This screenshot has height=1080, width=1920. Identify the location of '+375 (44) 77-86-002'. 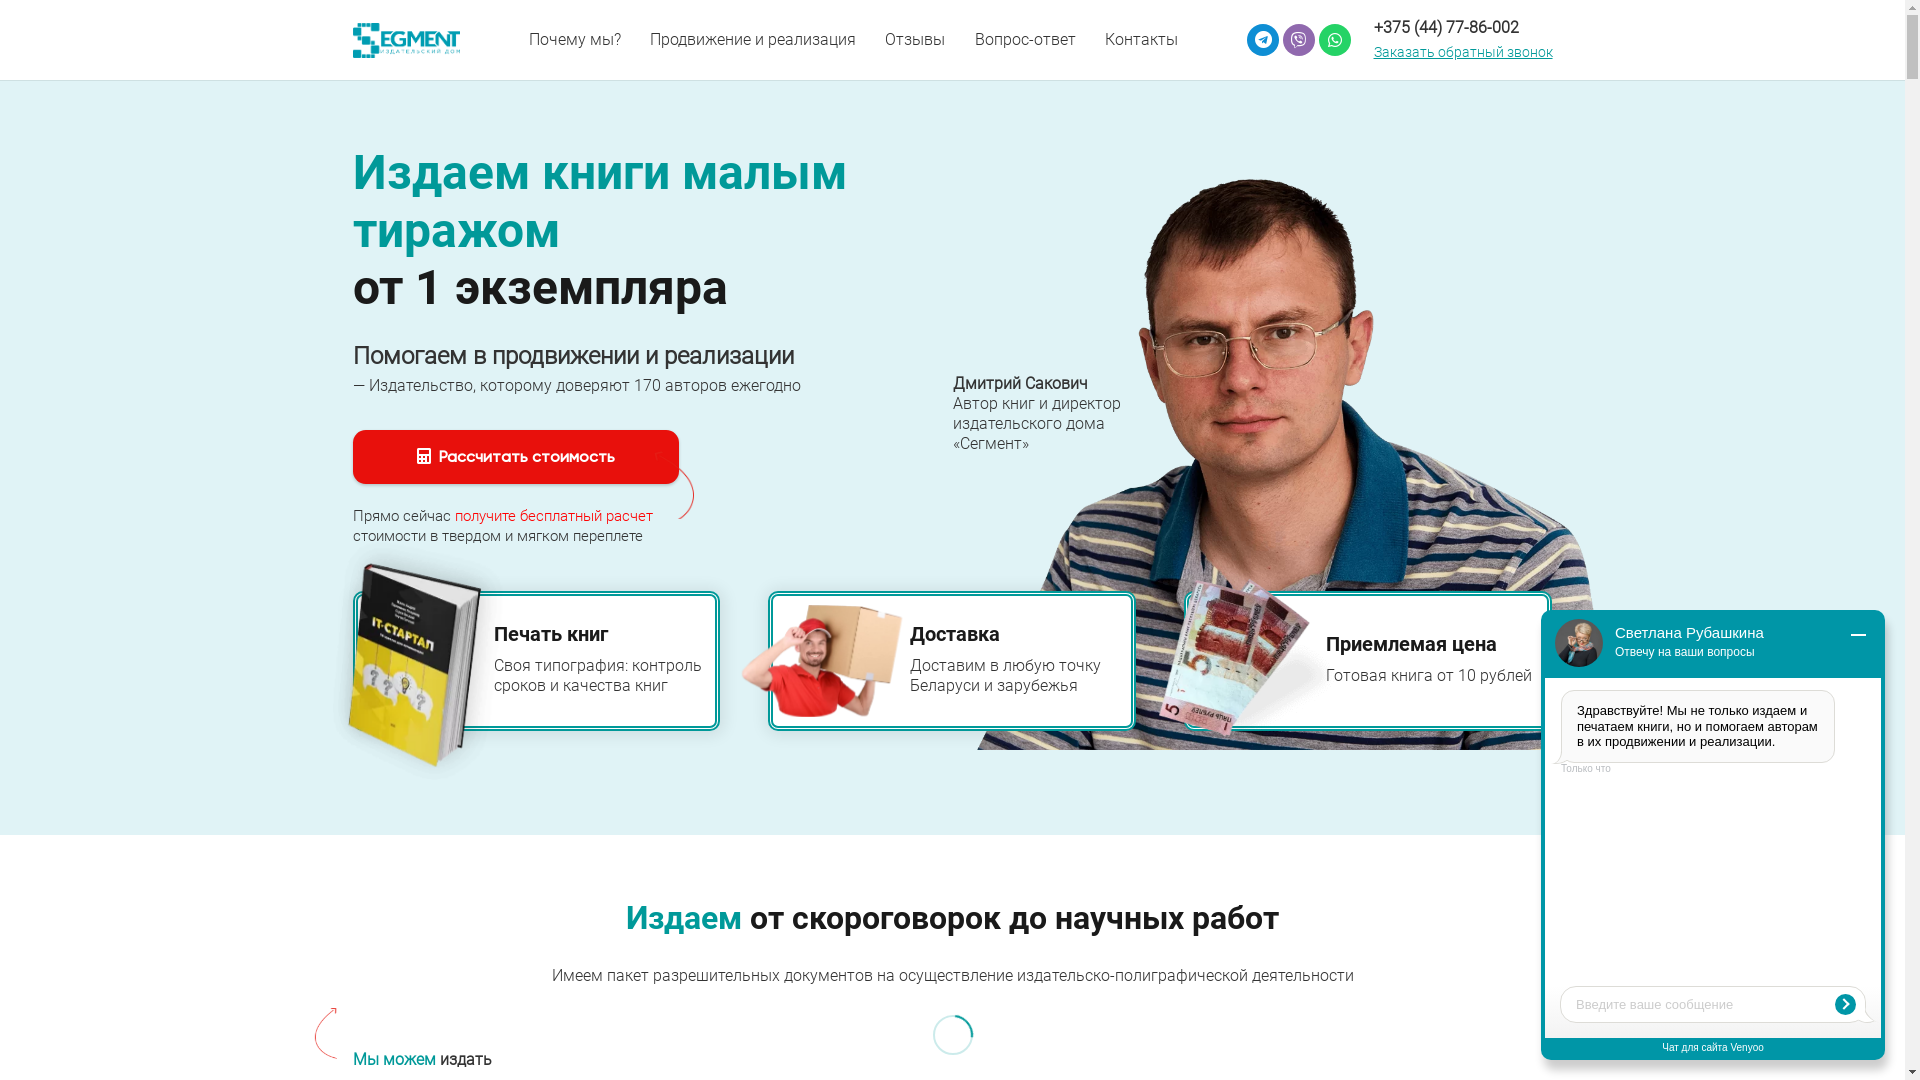
(1372, 27).